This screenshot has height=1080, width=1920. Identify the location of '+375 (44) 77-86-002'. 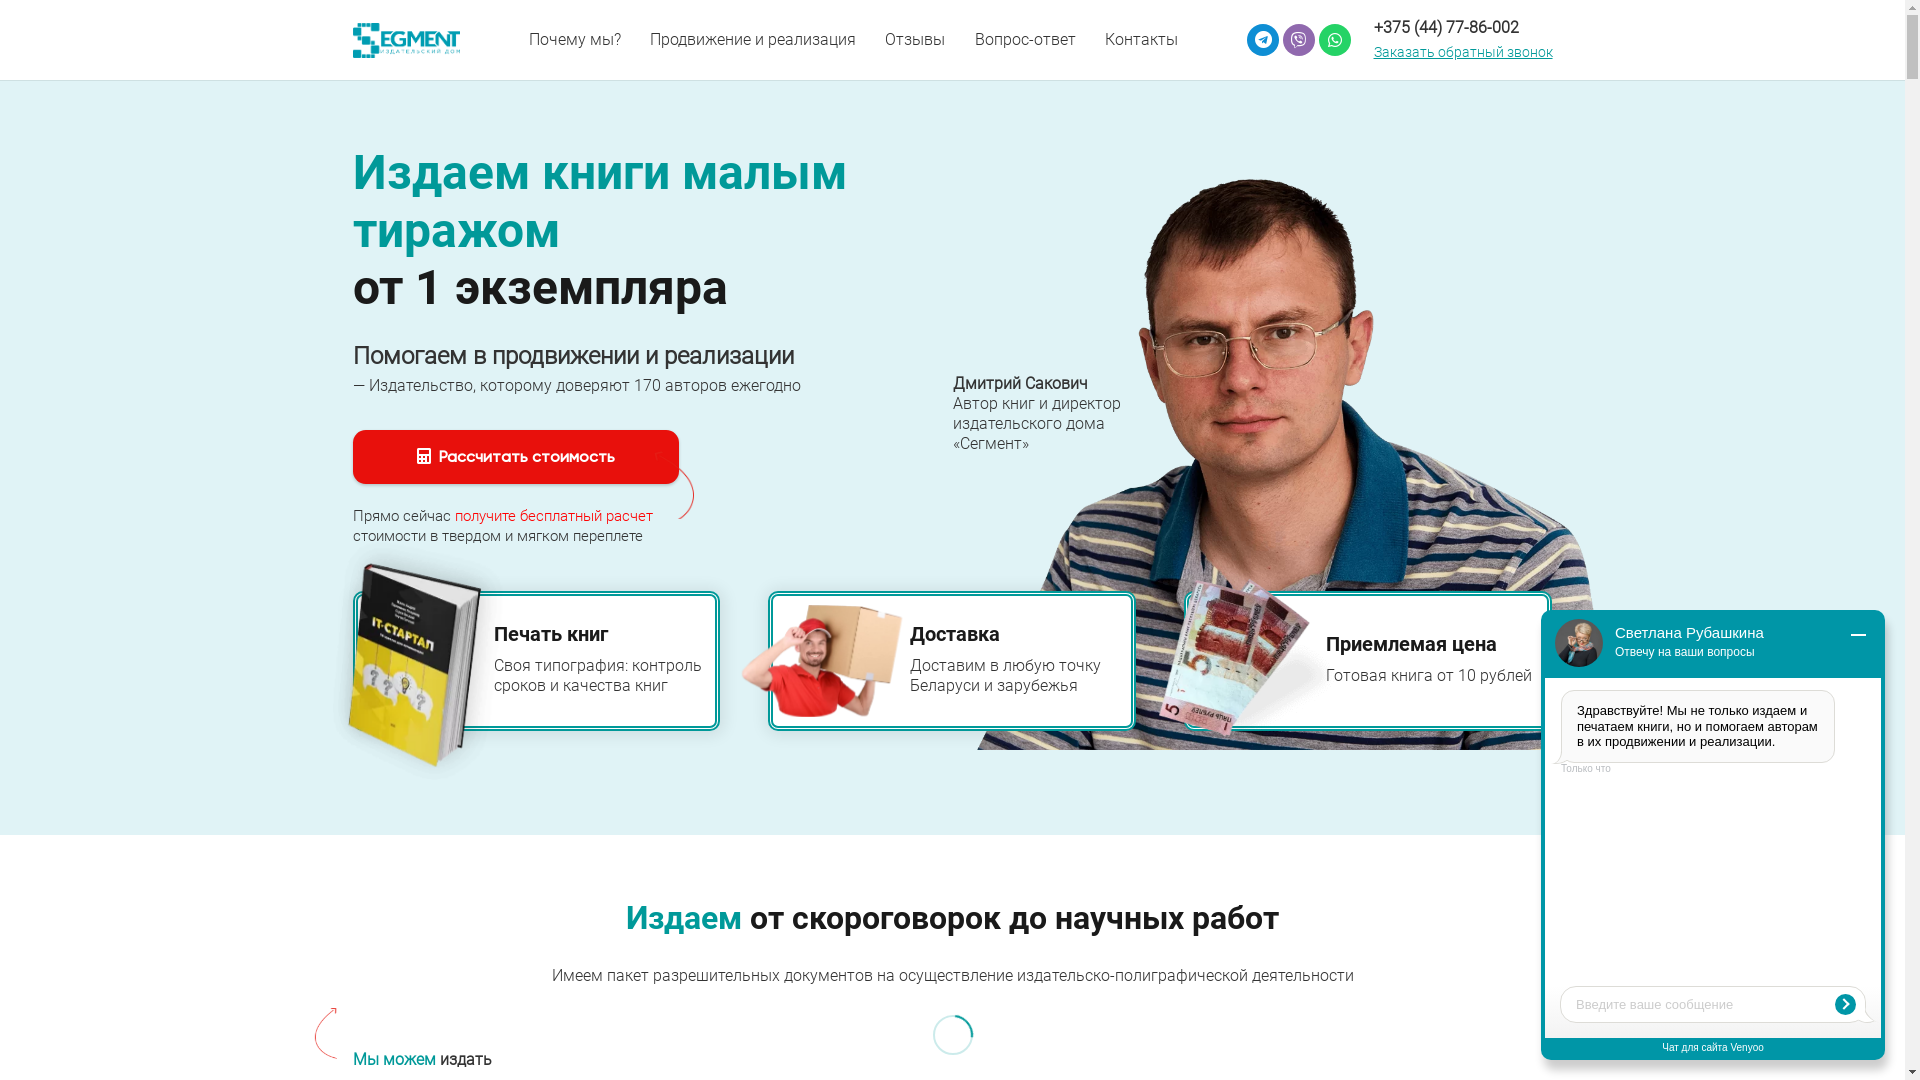
(1372, 27).